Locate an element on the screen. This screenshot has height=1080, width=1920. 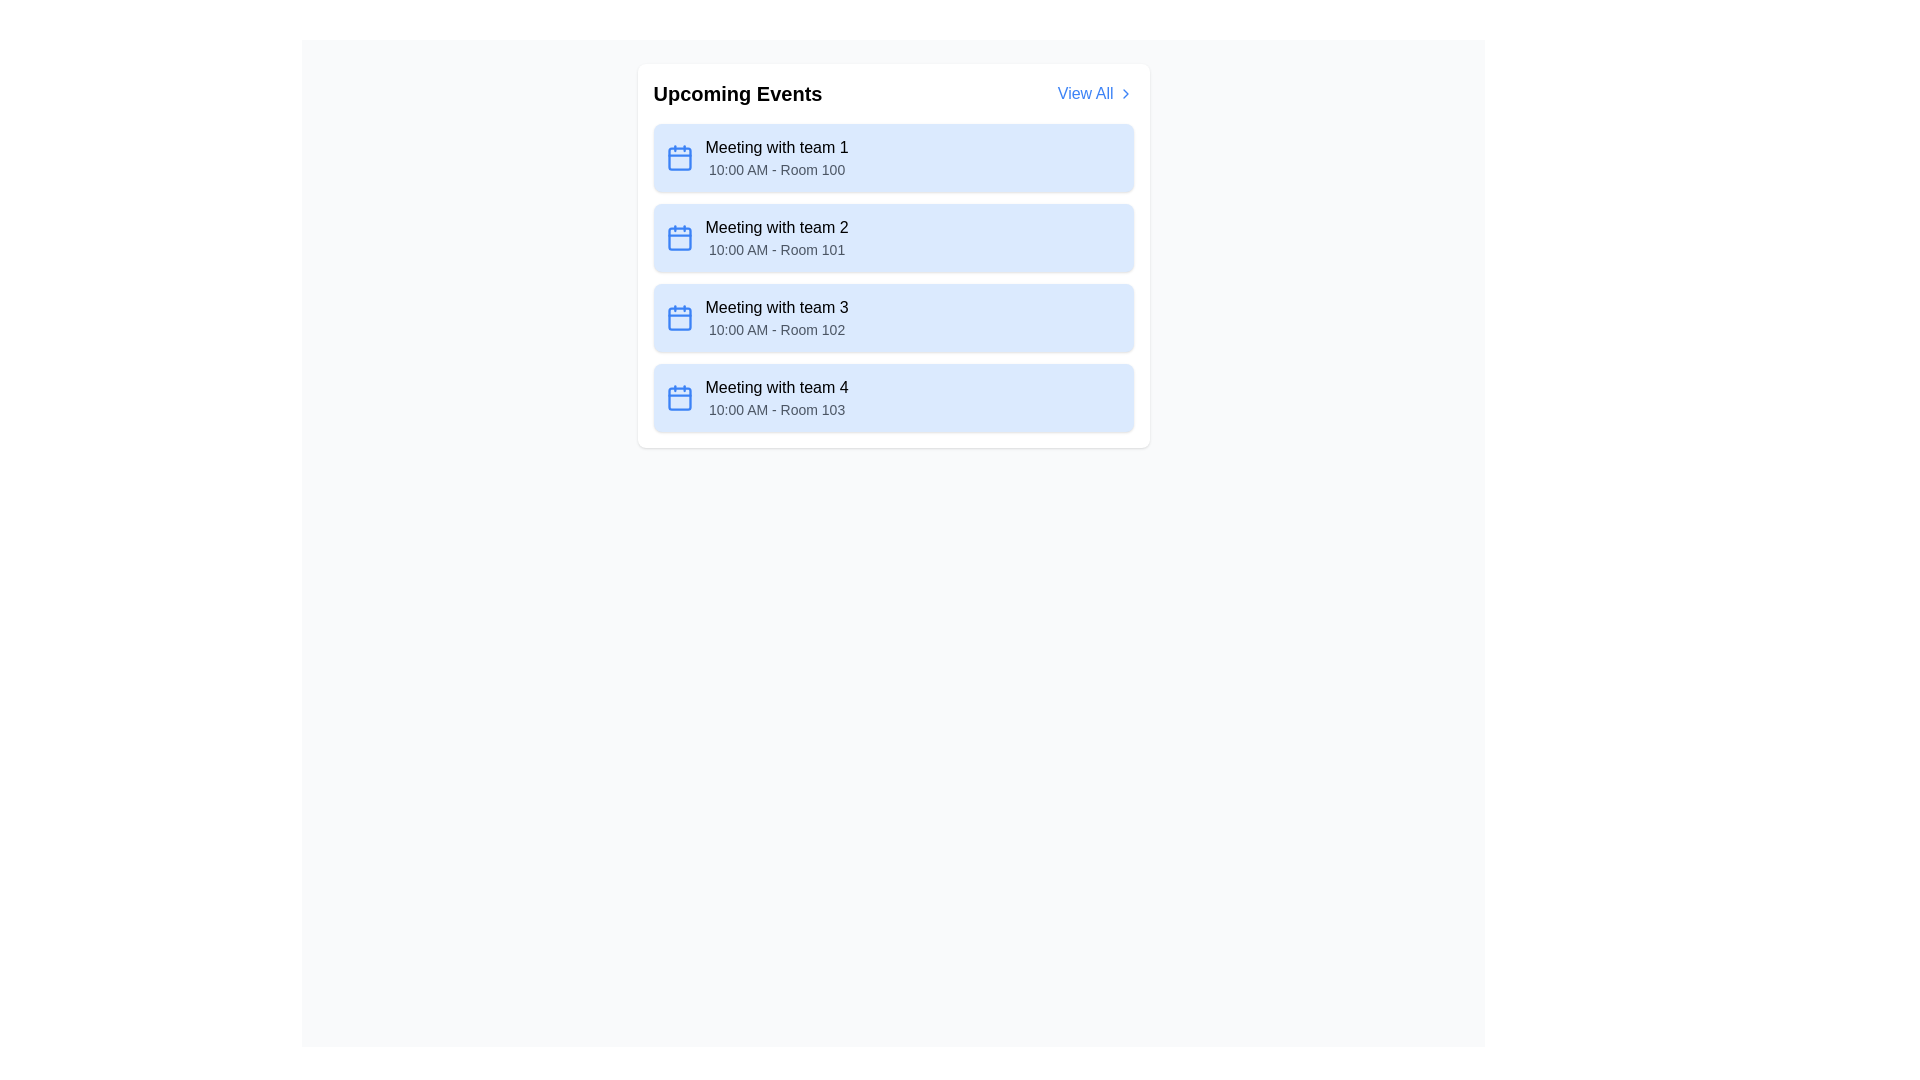
the 'Meeting with team 1' text display located in the Upcoming Events section is located at coordinates (776, 157).